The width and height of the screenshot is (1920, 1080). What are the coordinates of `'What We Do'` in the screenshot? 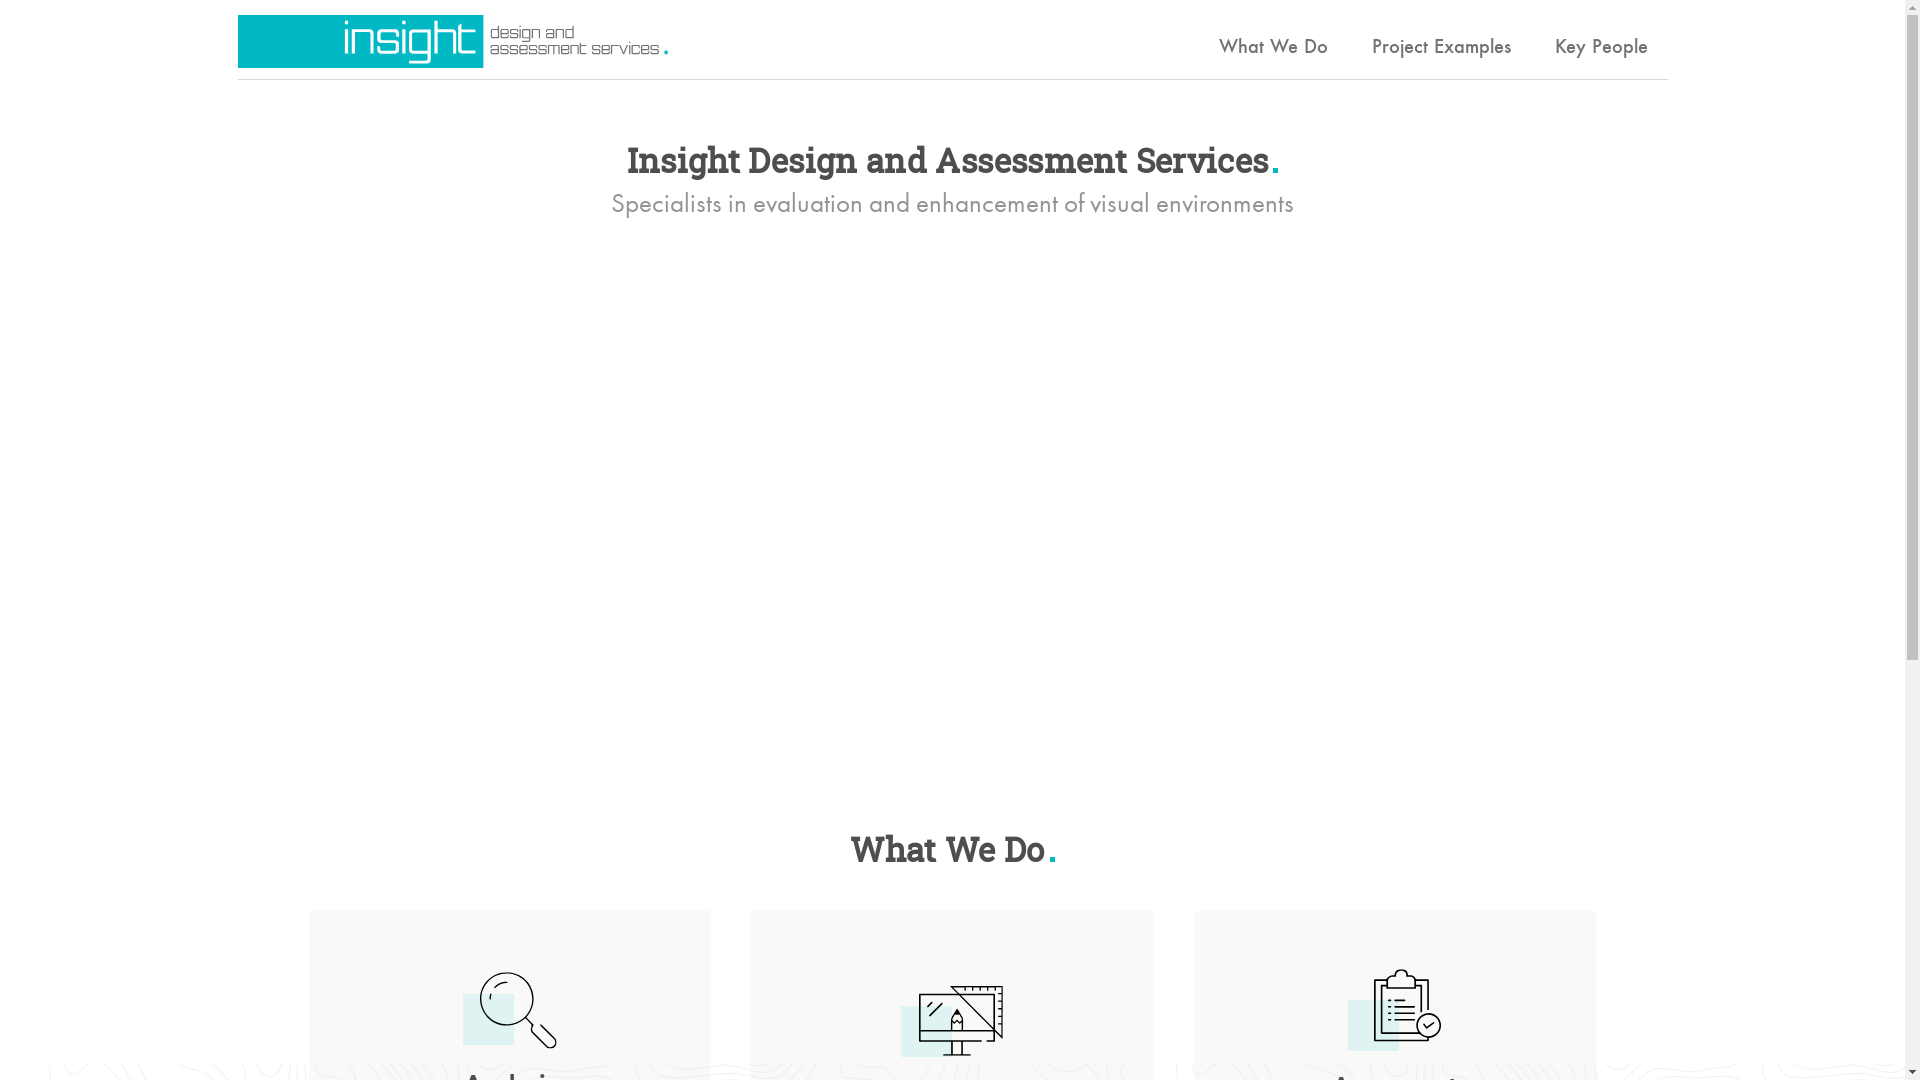 It's located at (1271, 45).